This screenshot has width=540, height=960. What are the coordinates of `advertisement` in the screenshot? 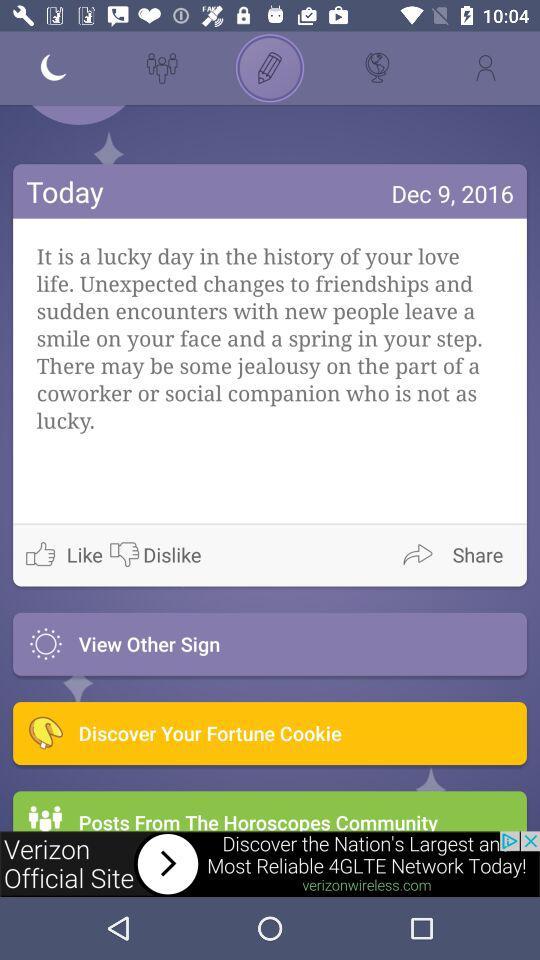 It's located at (270, 863).